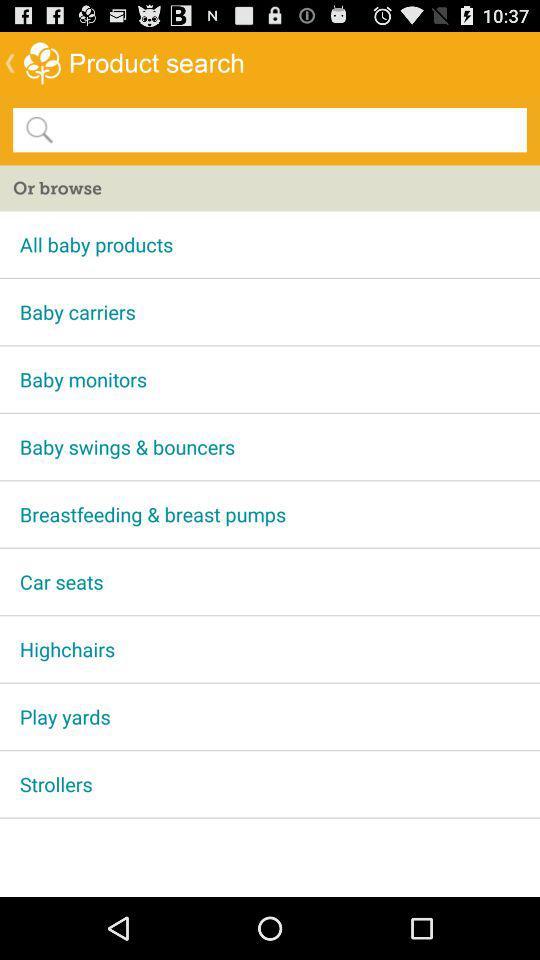 Image resolution: width=540 pixels, height=960 pixels. I want to click on the baby monitors, so click(270, 378).